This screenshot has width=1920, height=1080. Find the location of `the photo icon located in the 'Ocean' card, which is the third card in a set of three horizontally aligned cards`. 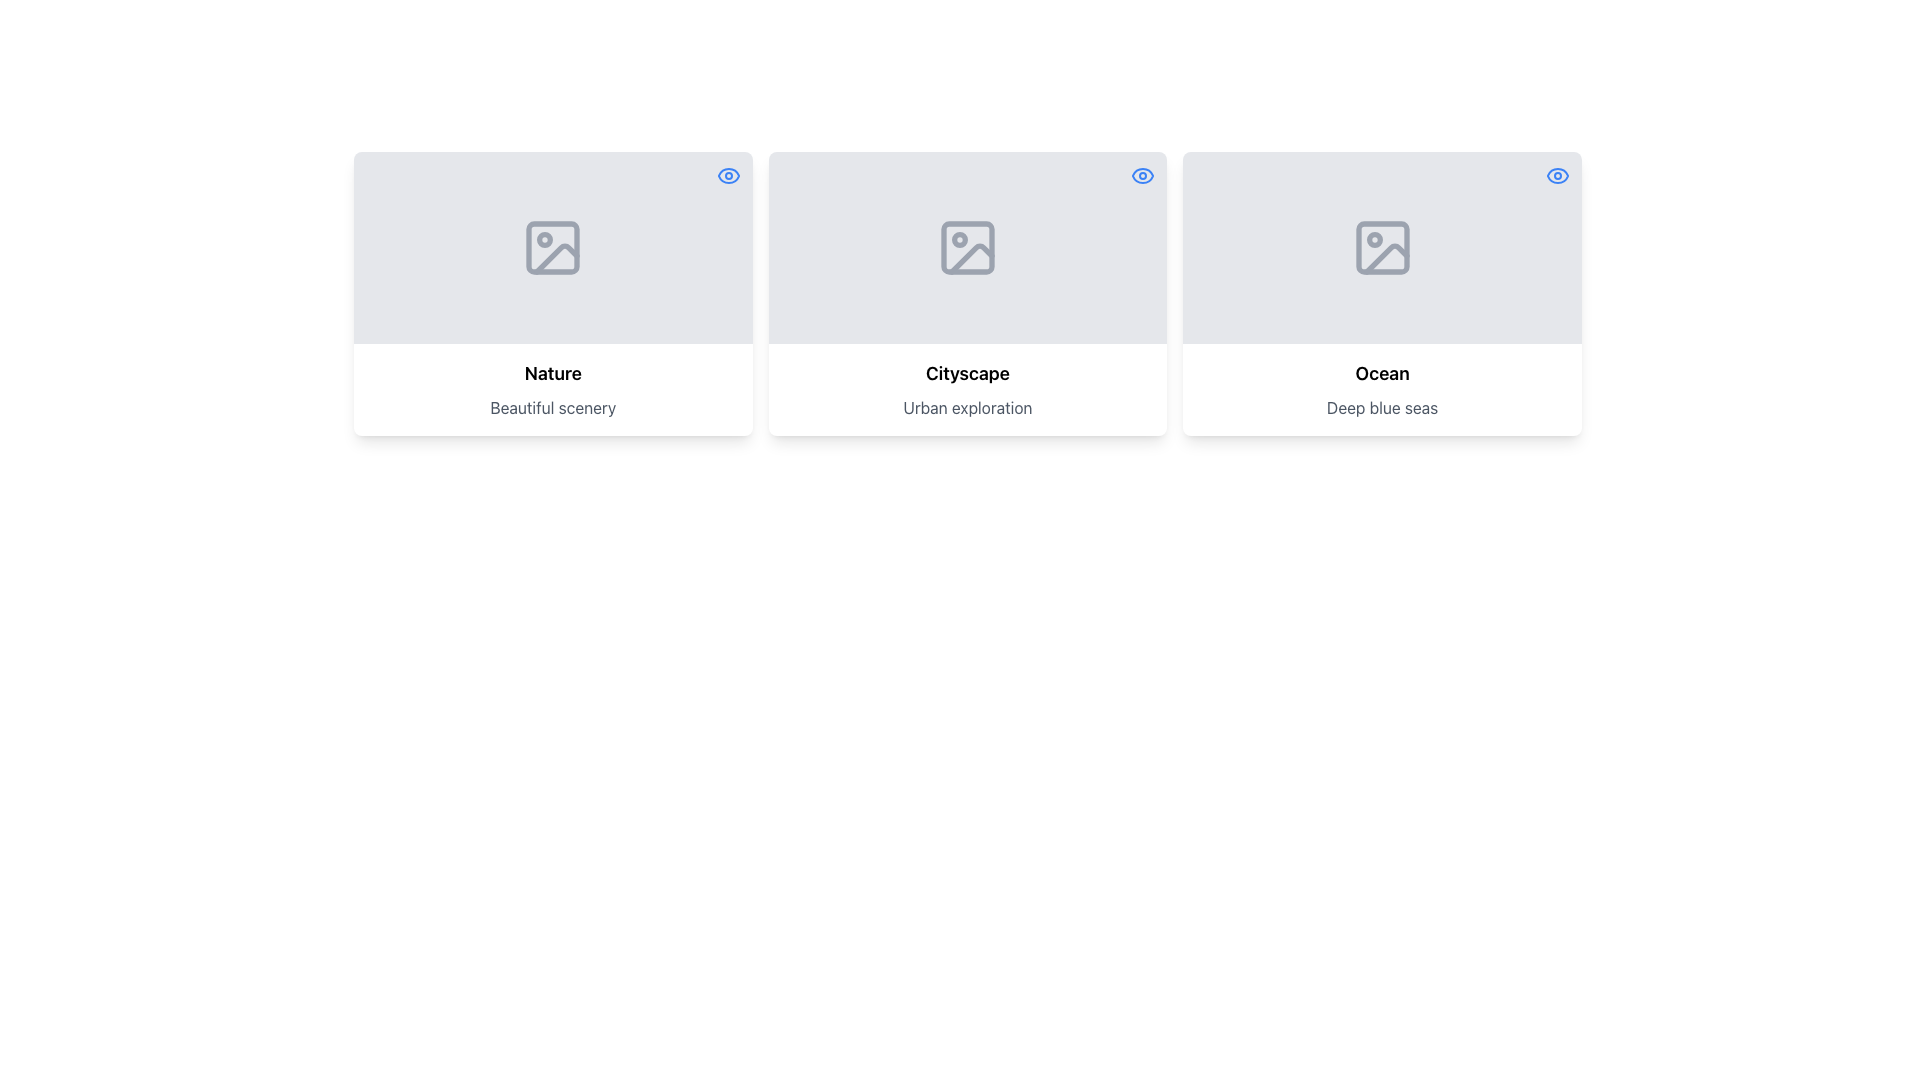

the photo icon located in the 'Ocean' card, which is the third card in a set of three horizontally aligned cards is located at coordinates (1381, 246).